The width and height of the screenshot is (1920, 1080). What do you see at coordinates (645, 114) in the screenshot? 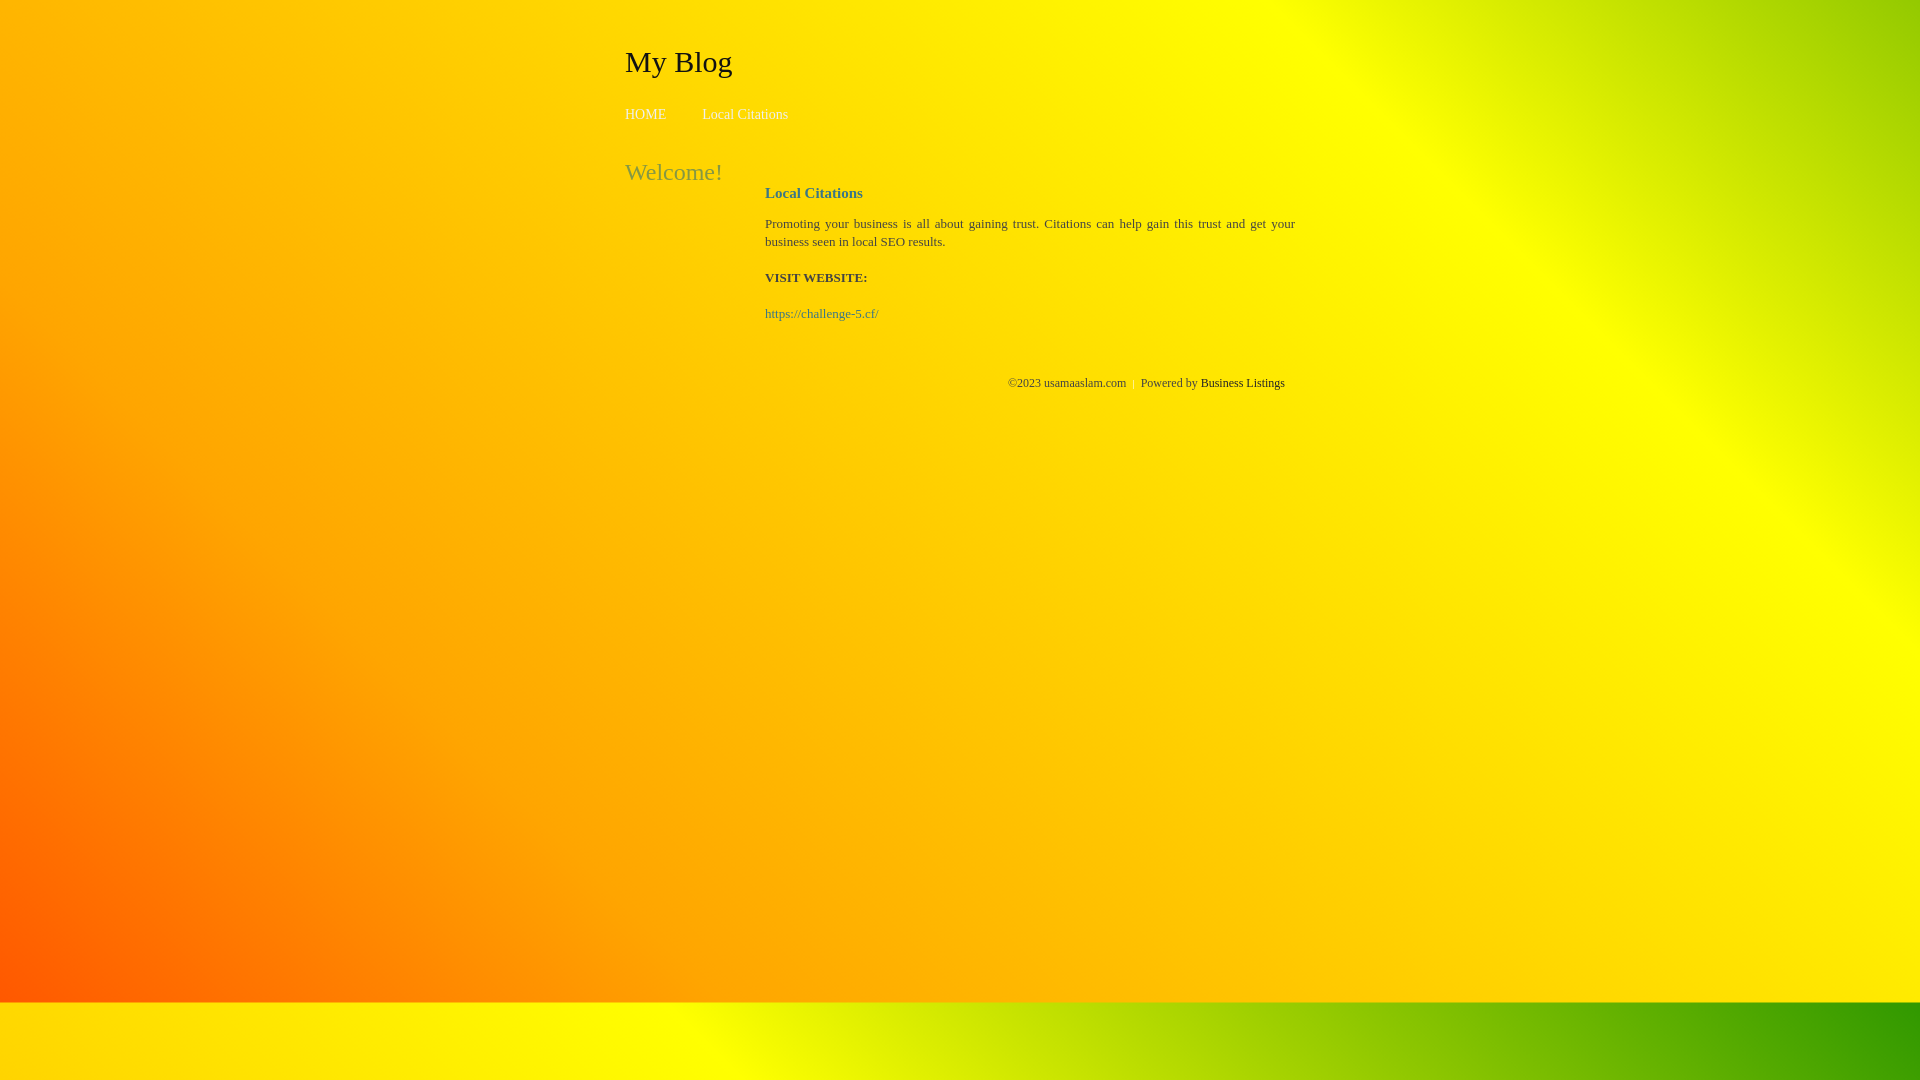
I see `'HOME'` at bounding box center [645, 114].